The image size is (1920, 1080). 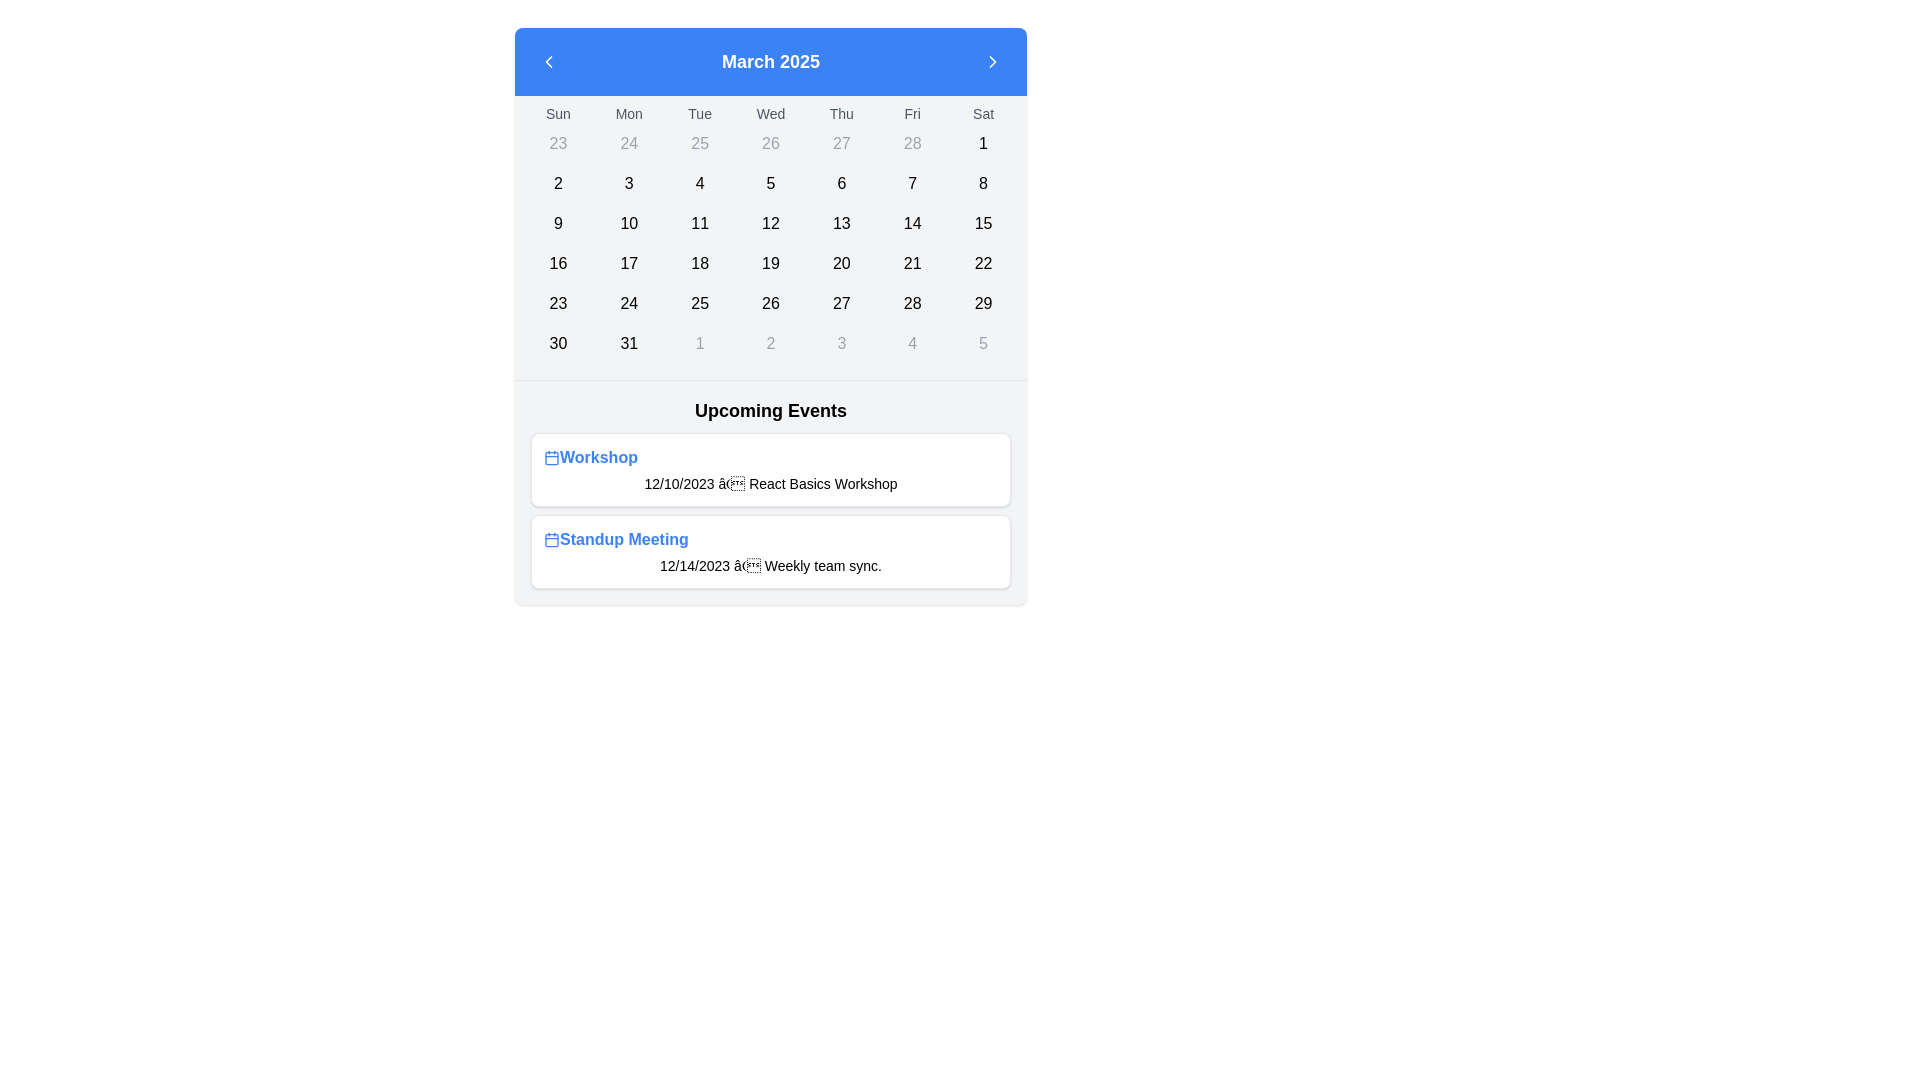 I want to click on the static text label displaying 'Mon', which is located in the top of the calendar view, second among the weekdays, so click(x=628, y=114).